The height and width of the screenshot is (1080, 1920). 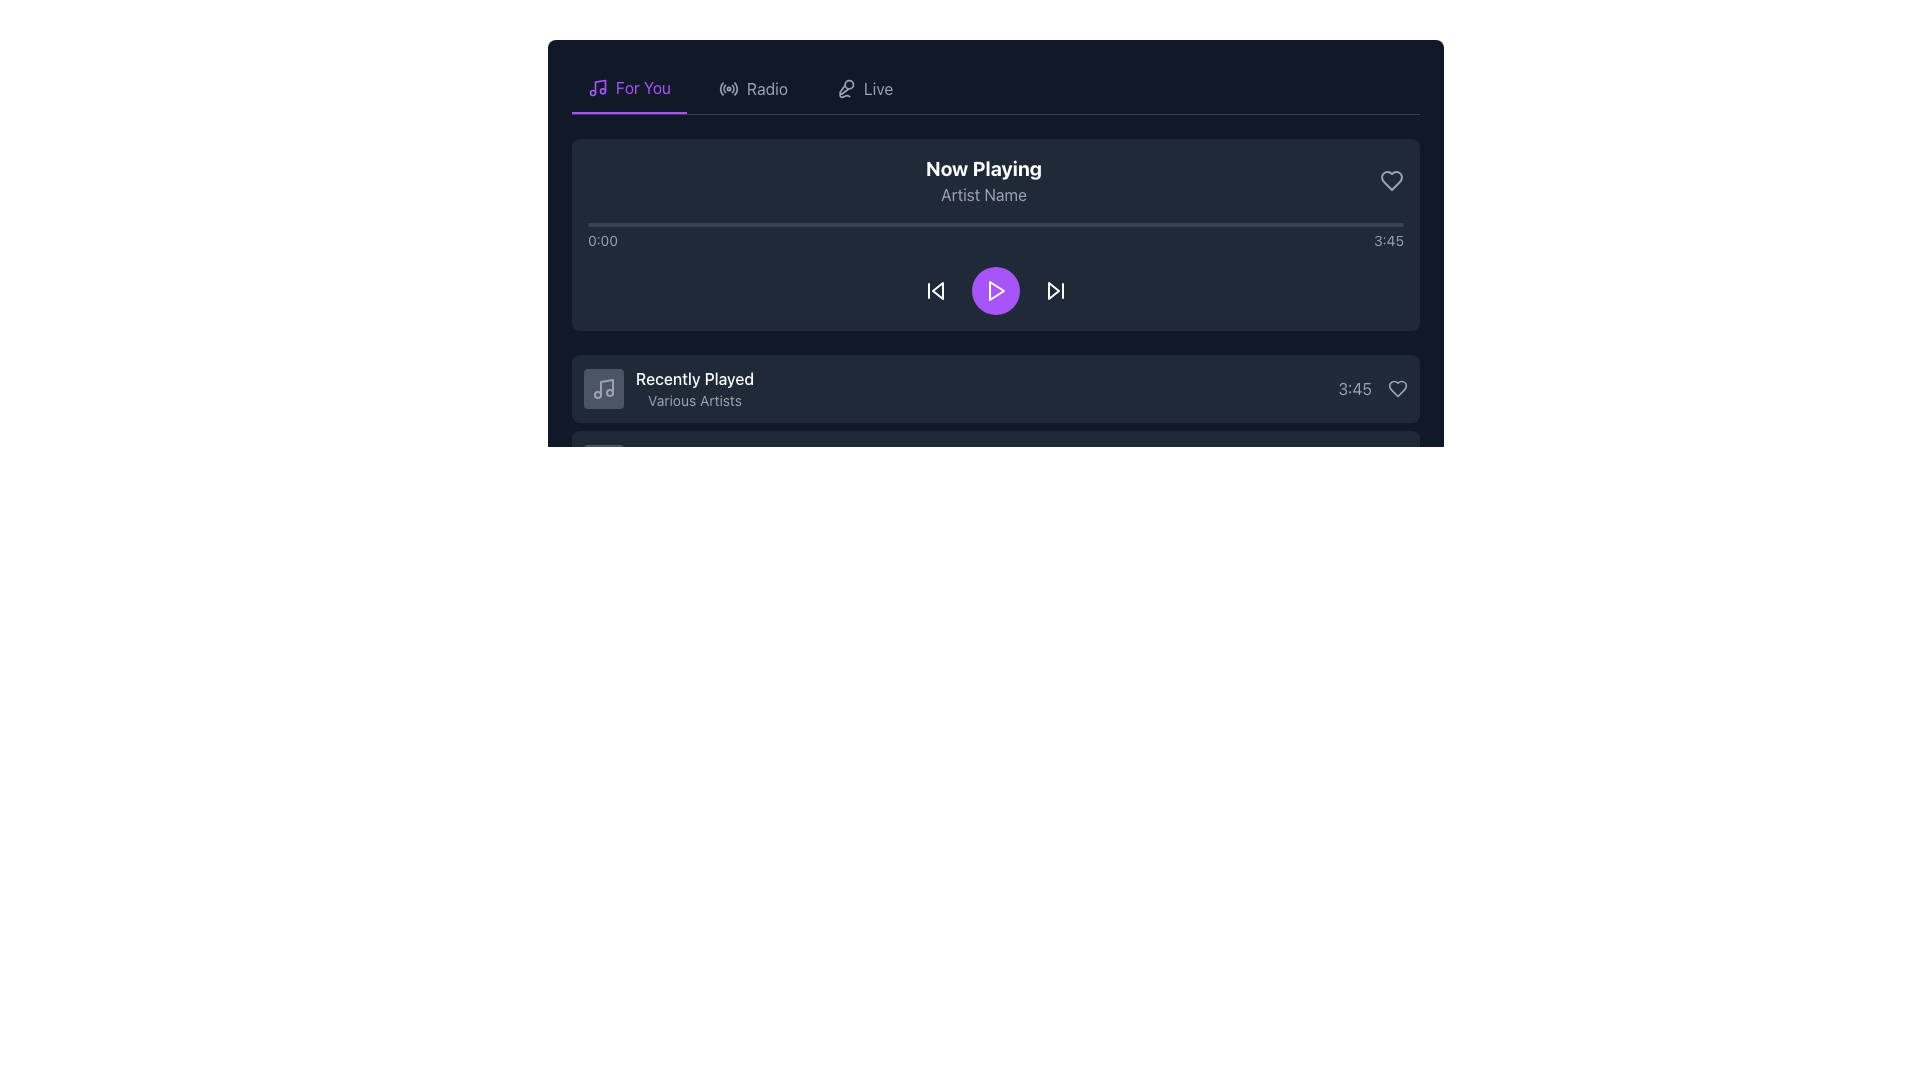 I want to click on the centrally positioned music section with a dark background and rounded edges, so click(x=996, y=356).